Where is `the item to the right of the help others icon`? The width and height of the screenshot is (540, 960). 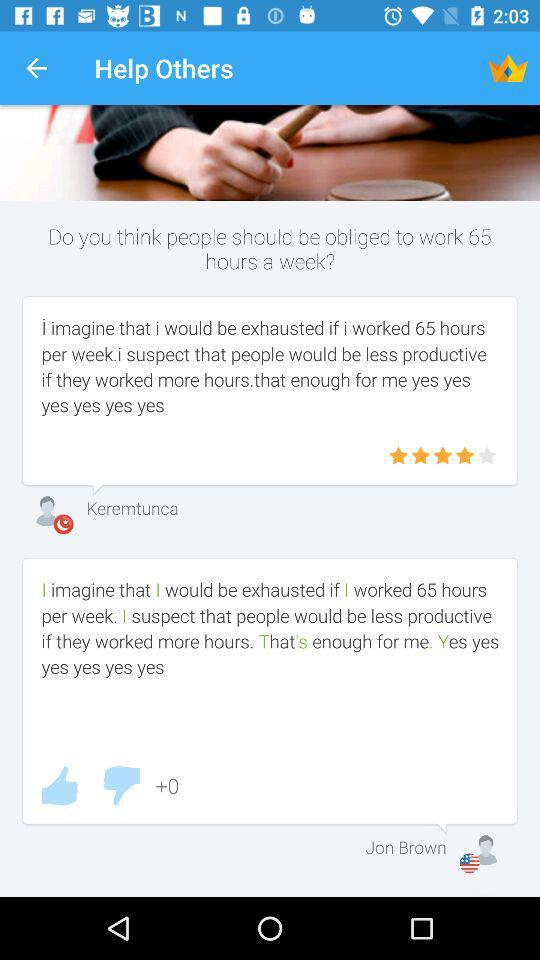 the item to the right of the help others icon is located at coordinates (508, 68).